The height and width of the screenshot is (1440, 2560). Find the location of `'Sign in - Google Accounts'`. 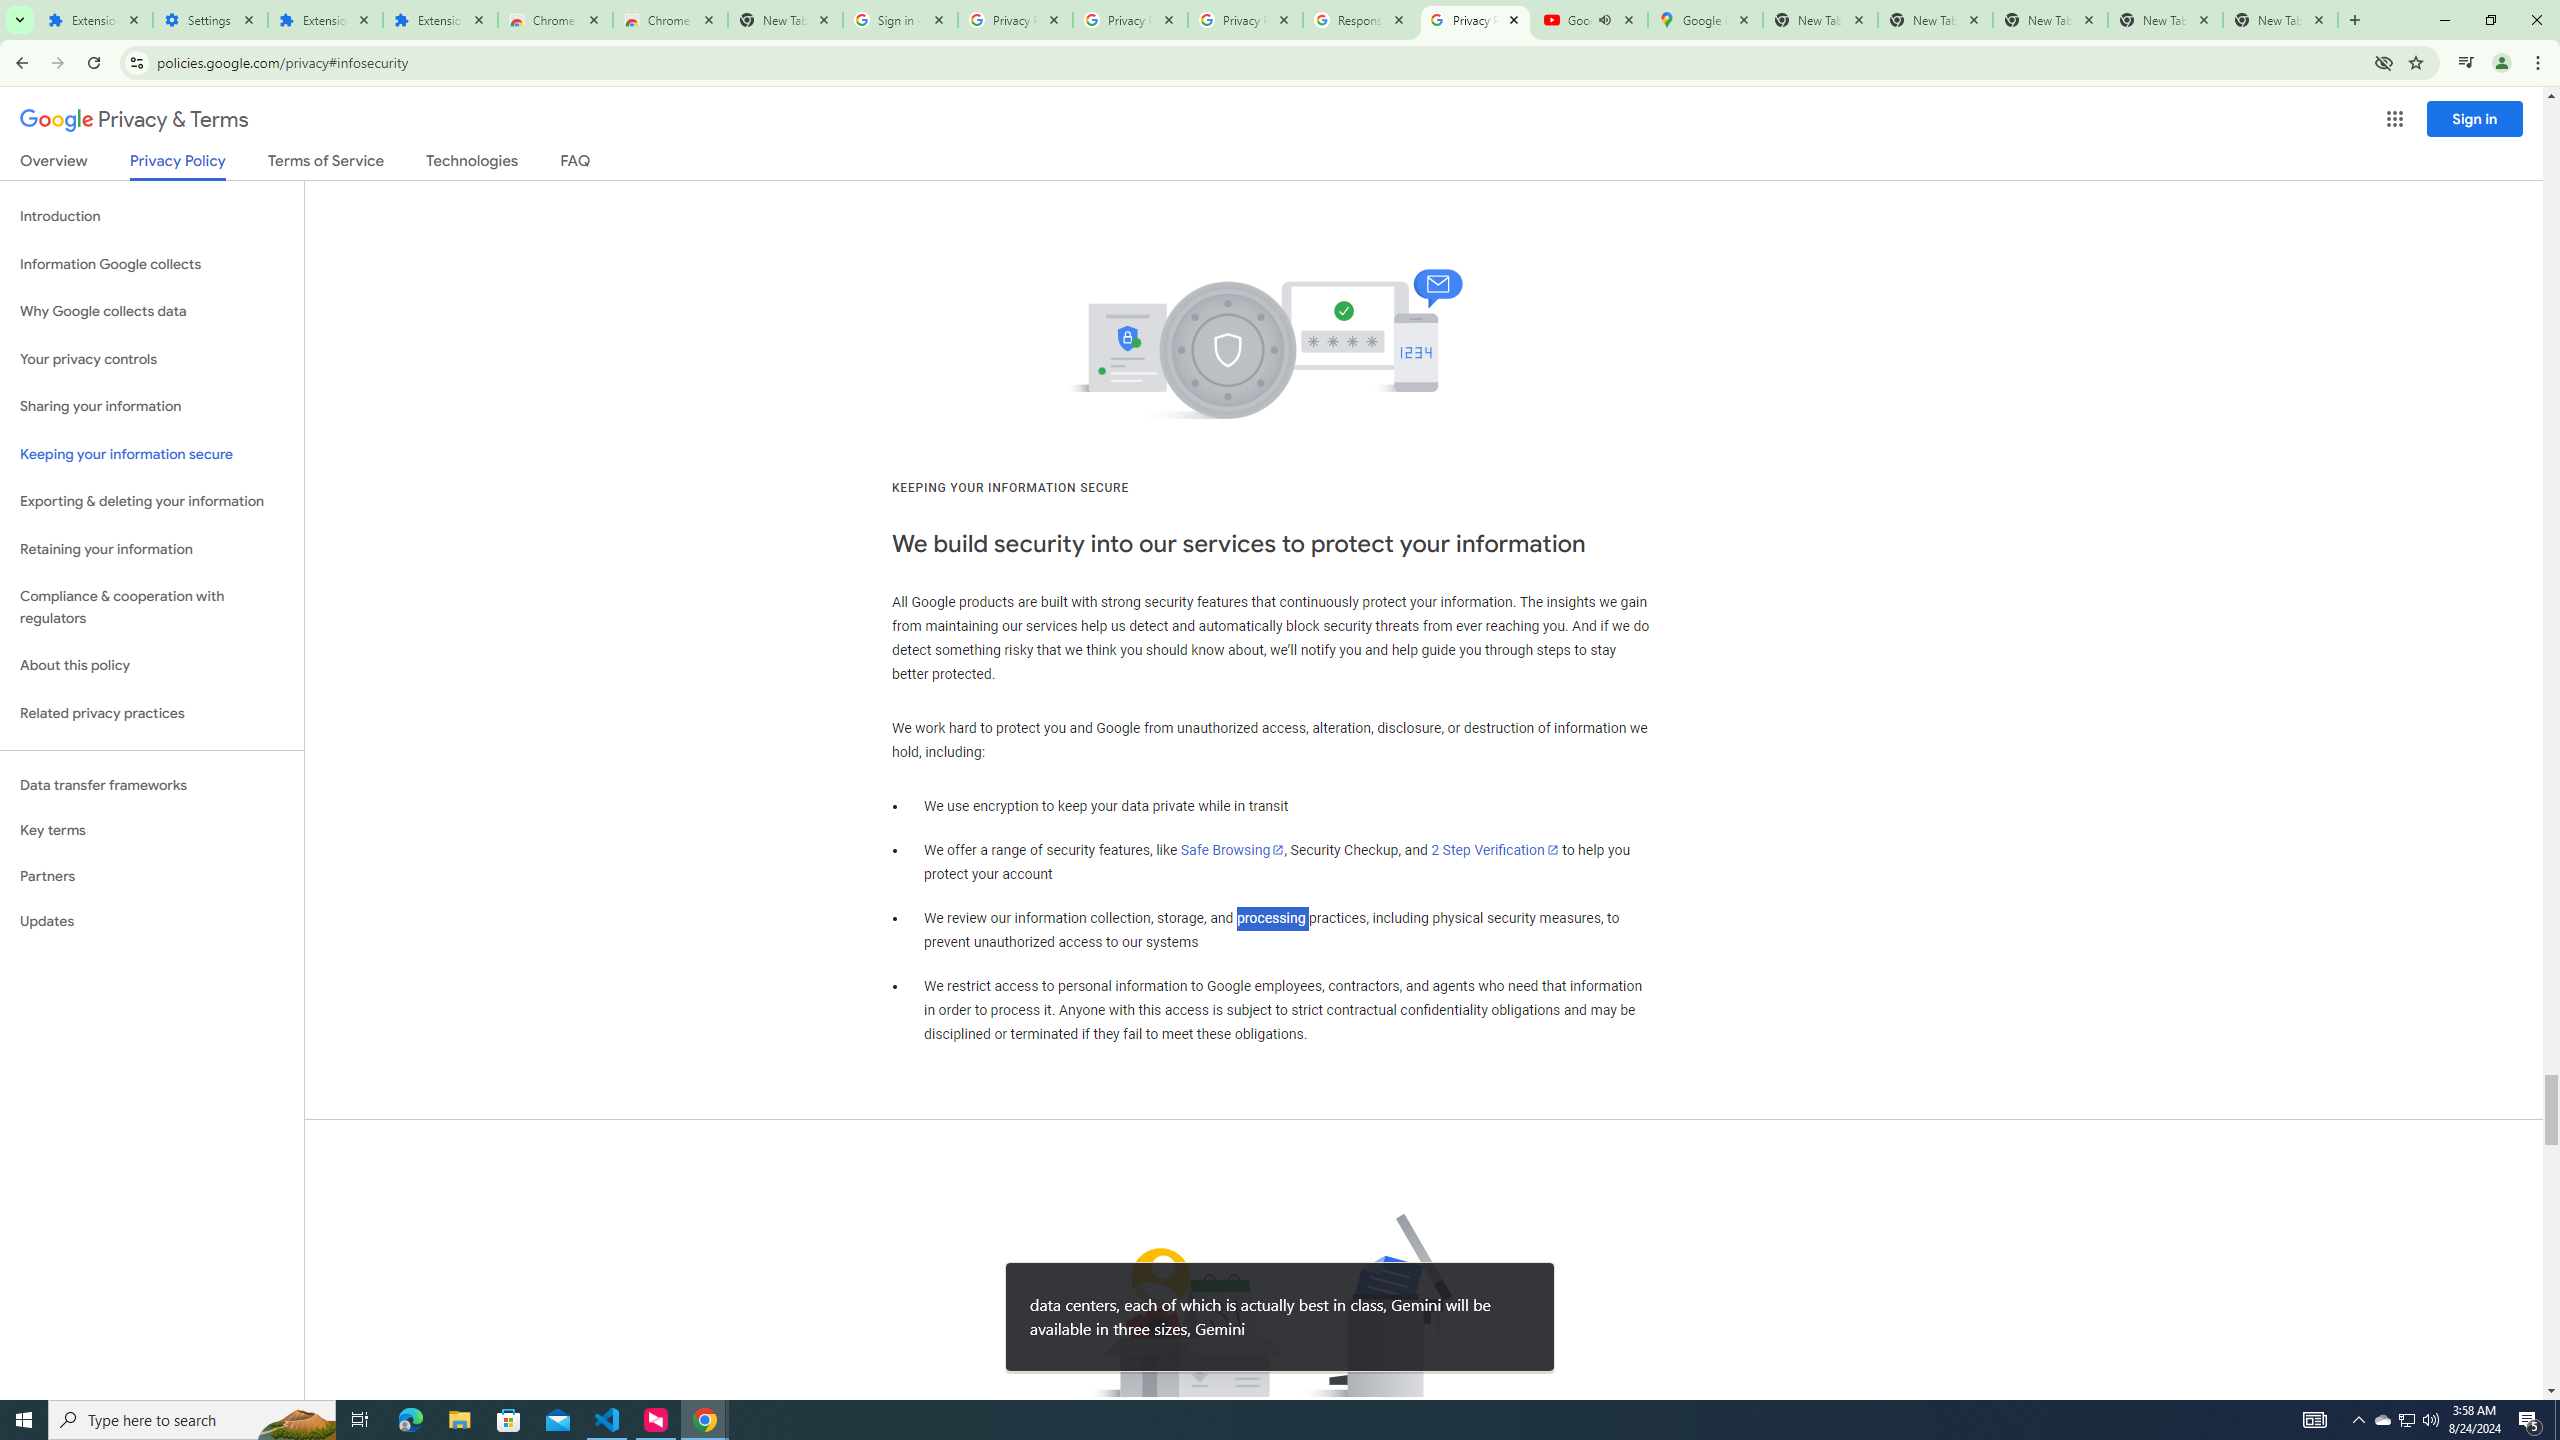

'Sign in - Google Accounts' is located at coordinates (900, 19).